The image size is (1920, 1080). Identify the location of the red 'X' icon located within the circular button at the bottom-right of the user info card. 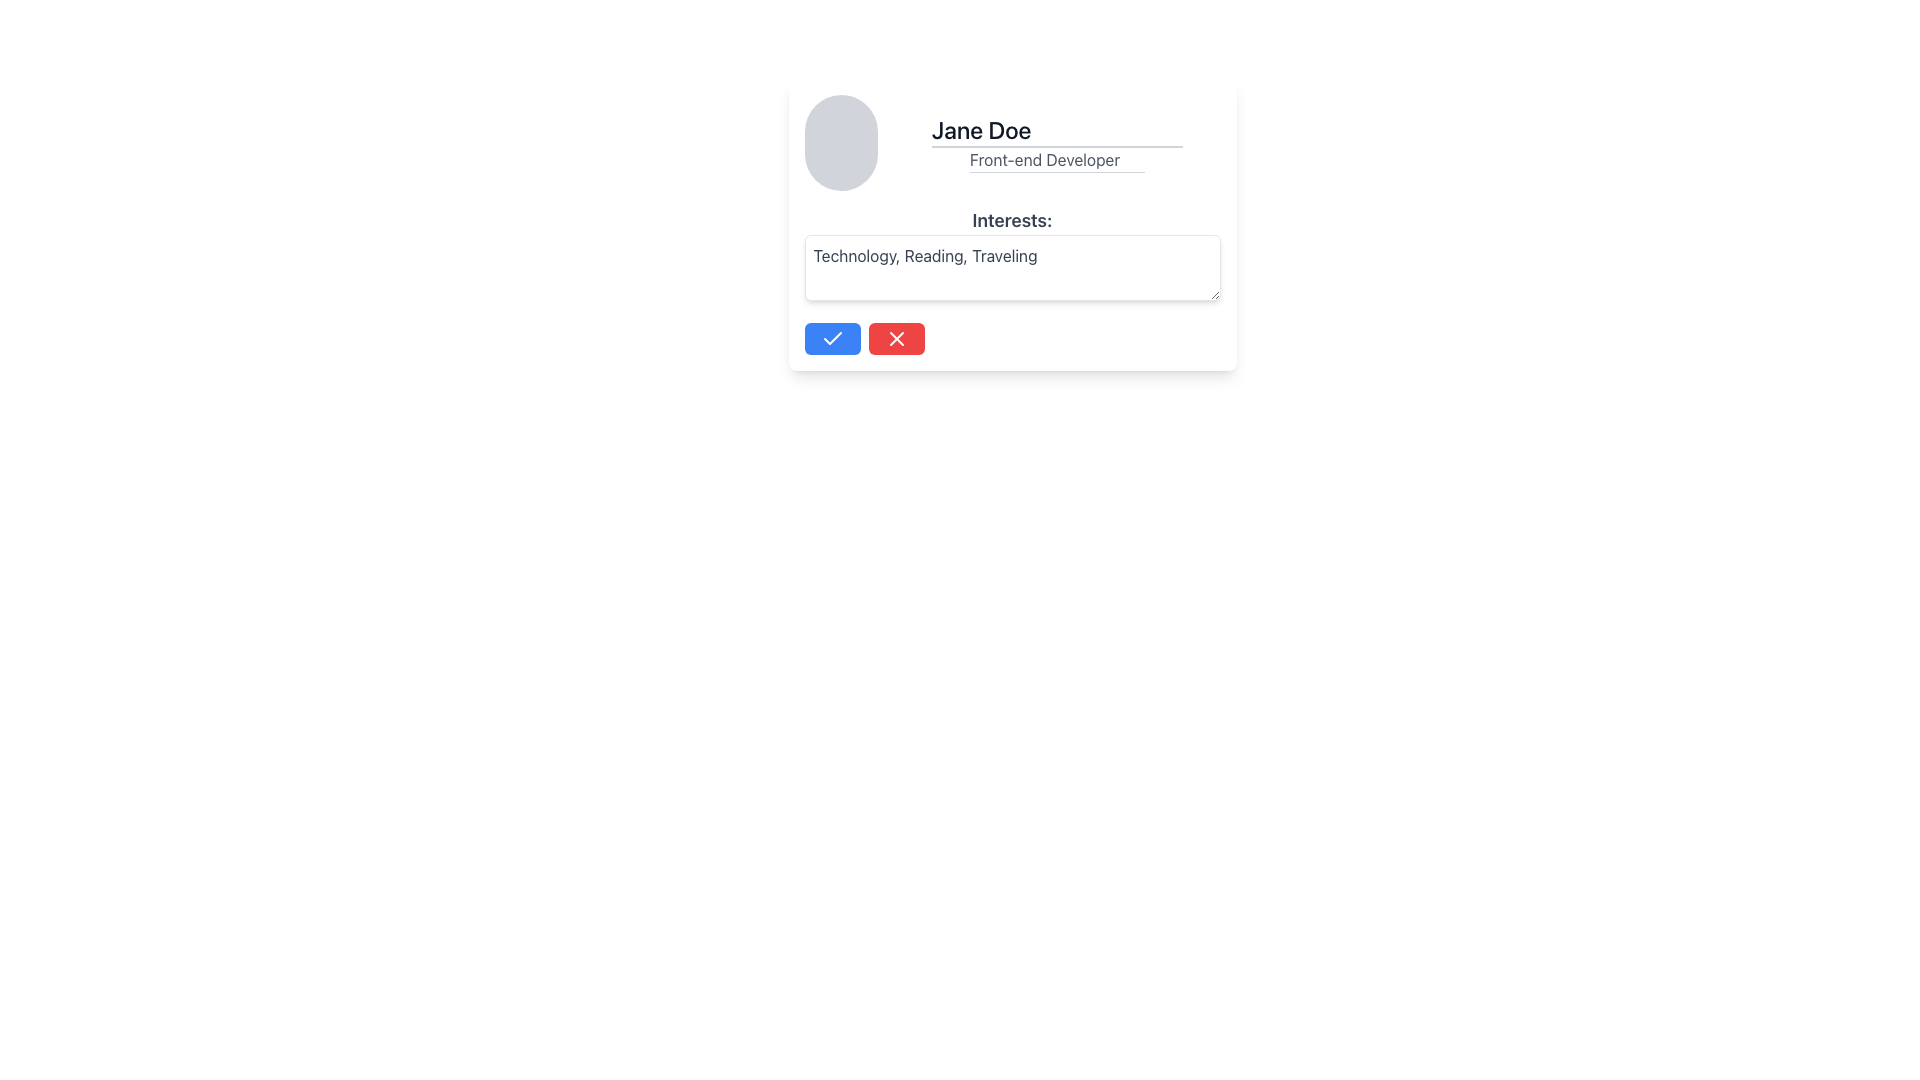
(895, 338).